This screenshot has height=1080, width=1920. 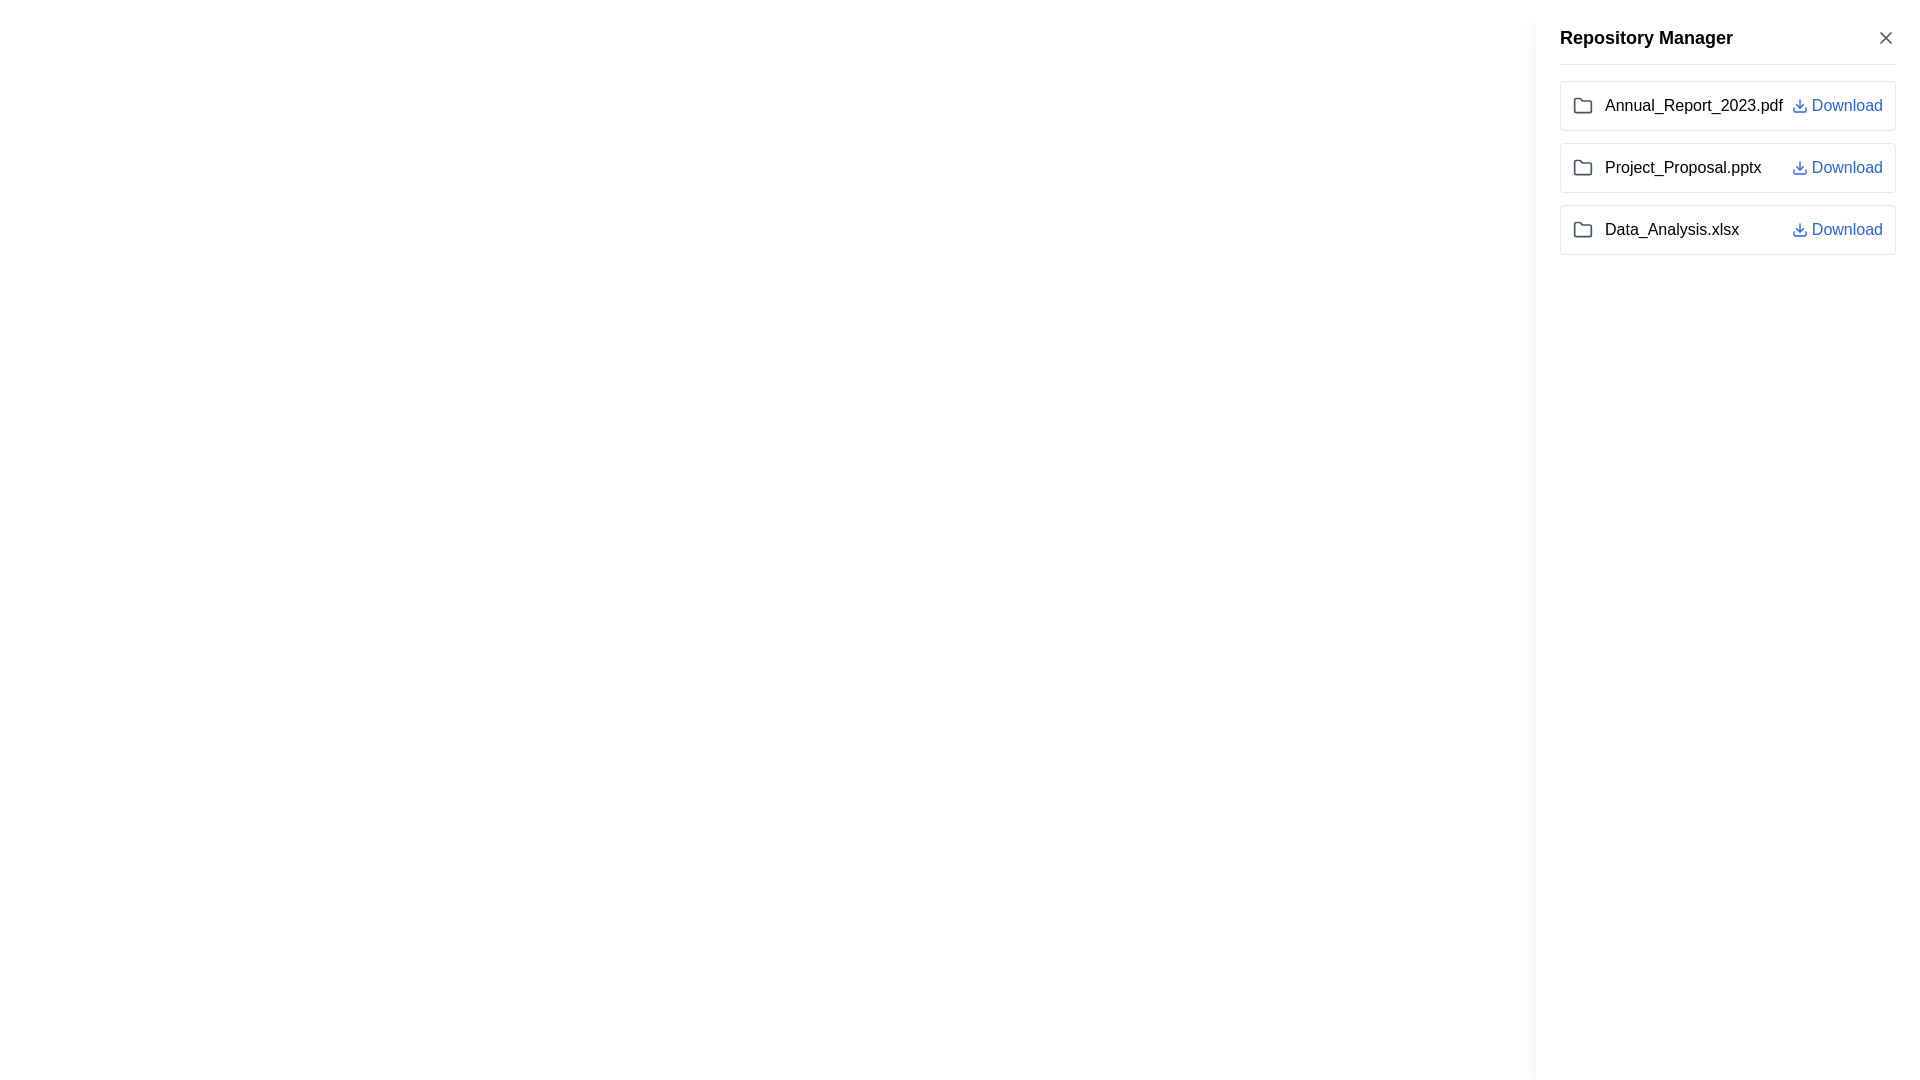 I want to click on the stylized folder icon in the 'Repository Manager' sidebar, located next to the file 'Project_Proposal.pptx', so click(x=1582, y=165).